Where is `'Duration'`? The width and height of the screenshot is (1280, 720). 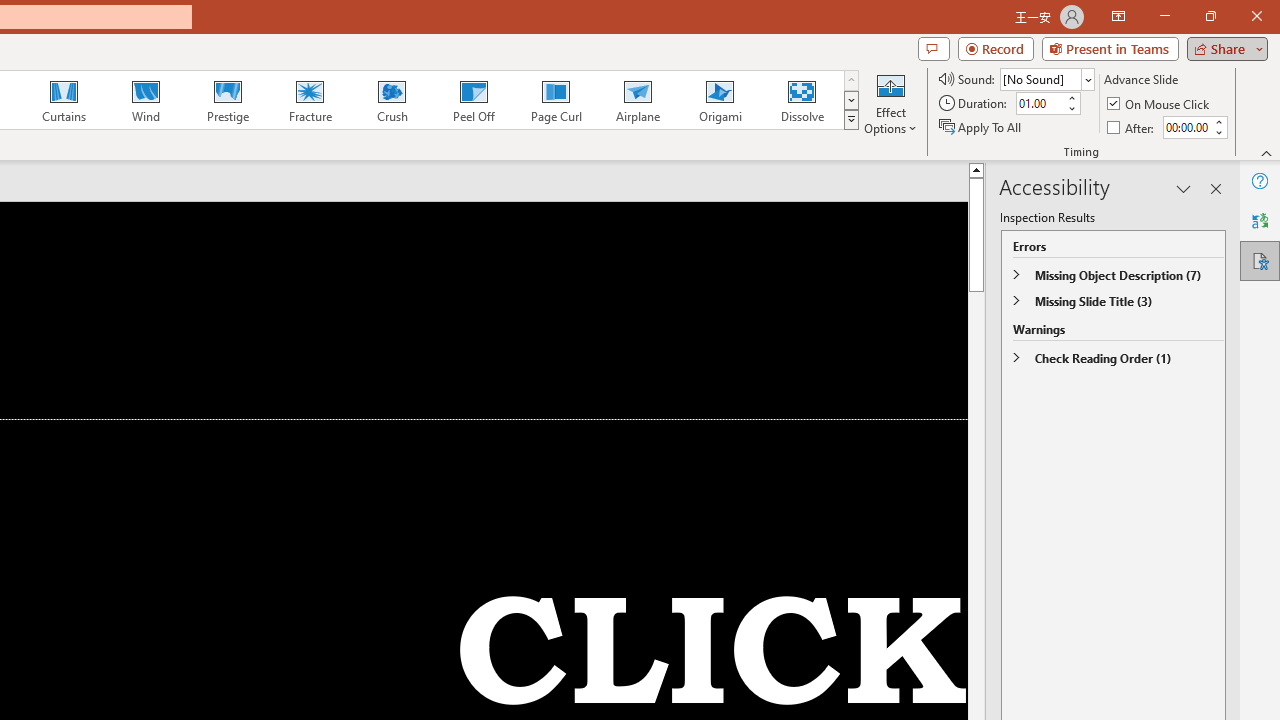
'Duration' is located at coordinates (1040, 103).